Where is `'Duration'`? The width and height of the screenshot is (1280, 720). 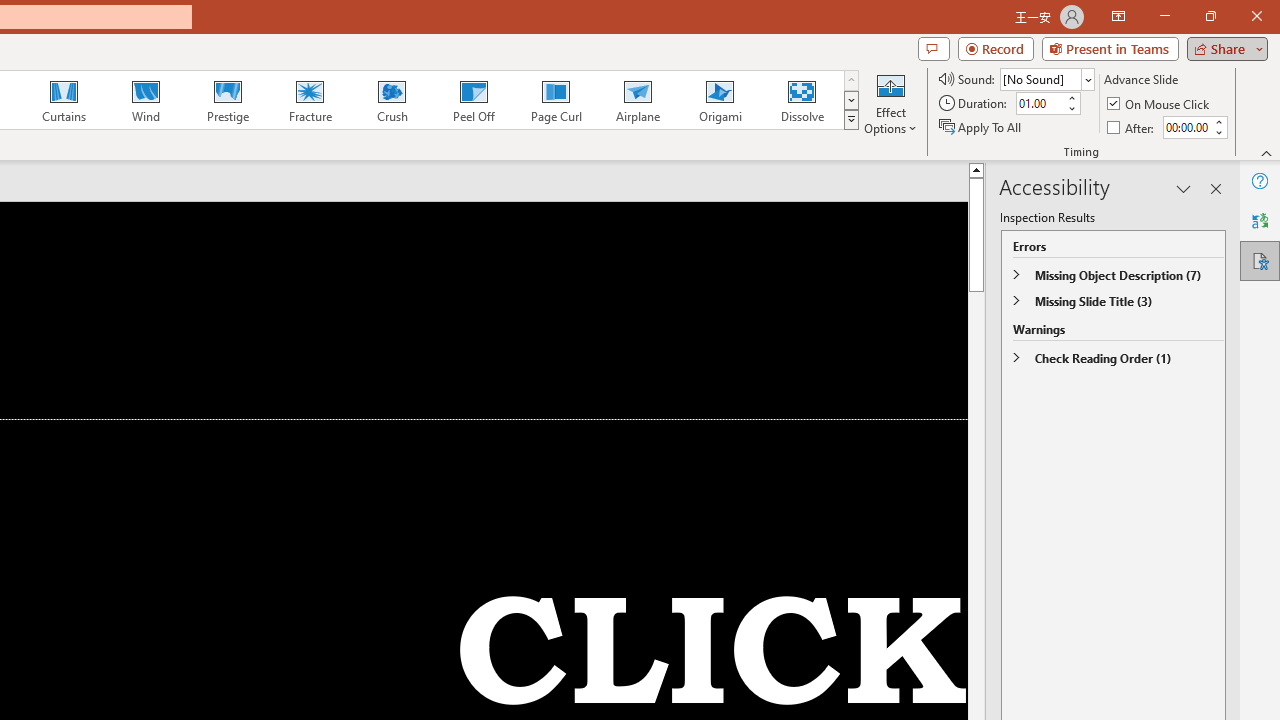
'Duration' is located at coordinates (1040, 103).